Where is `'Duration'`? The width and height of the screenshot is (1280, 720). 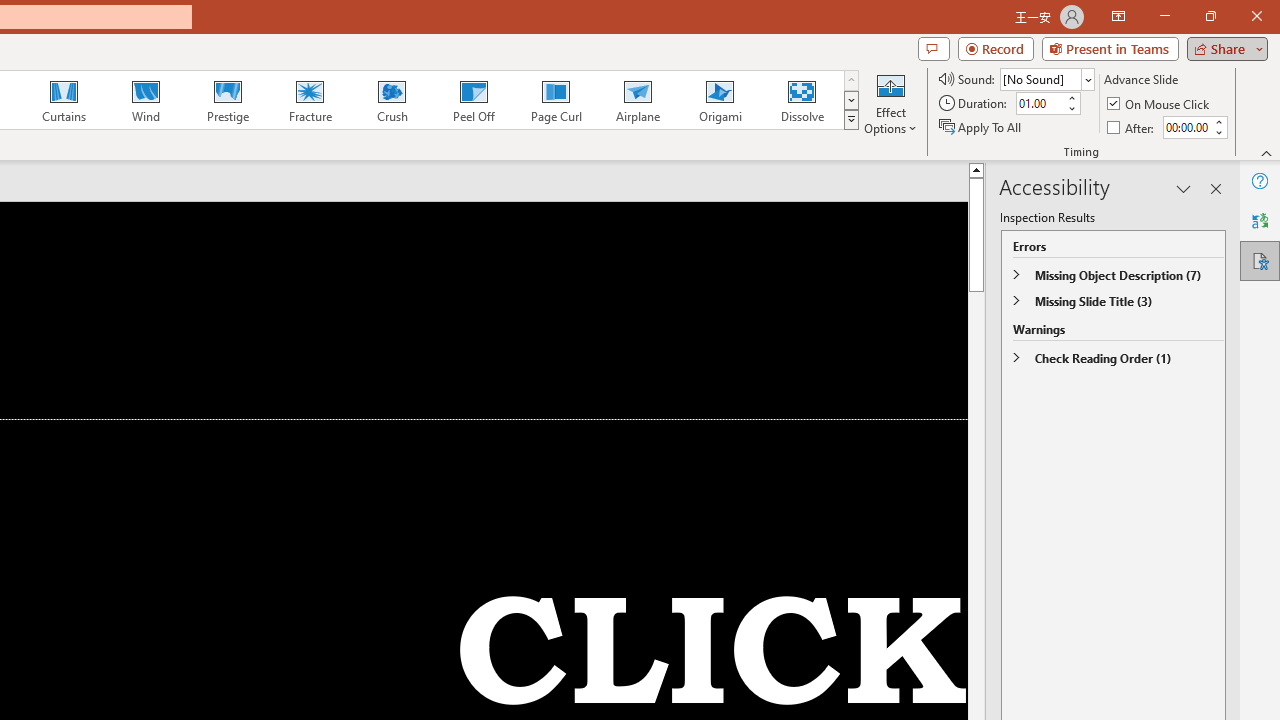
'Duration' is located at coordinates (1040, 103).